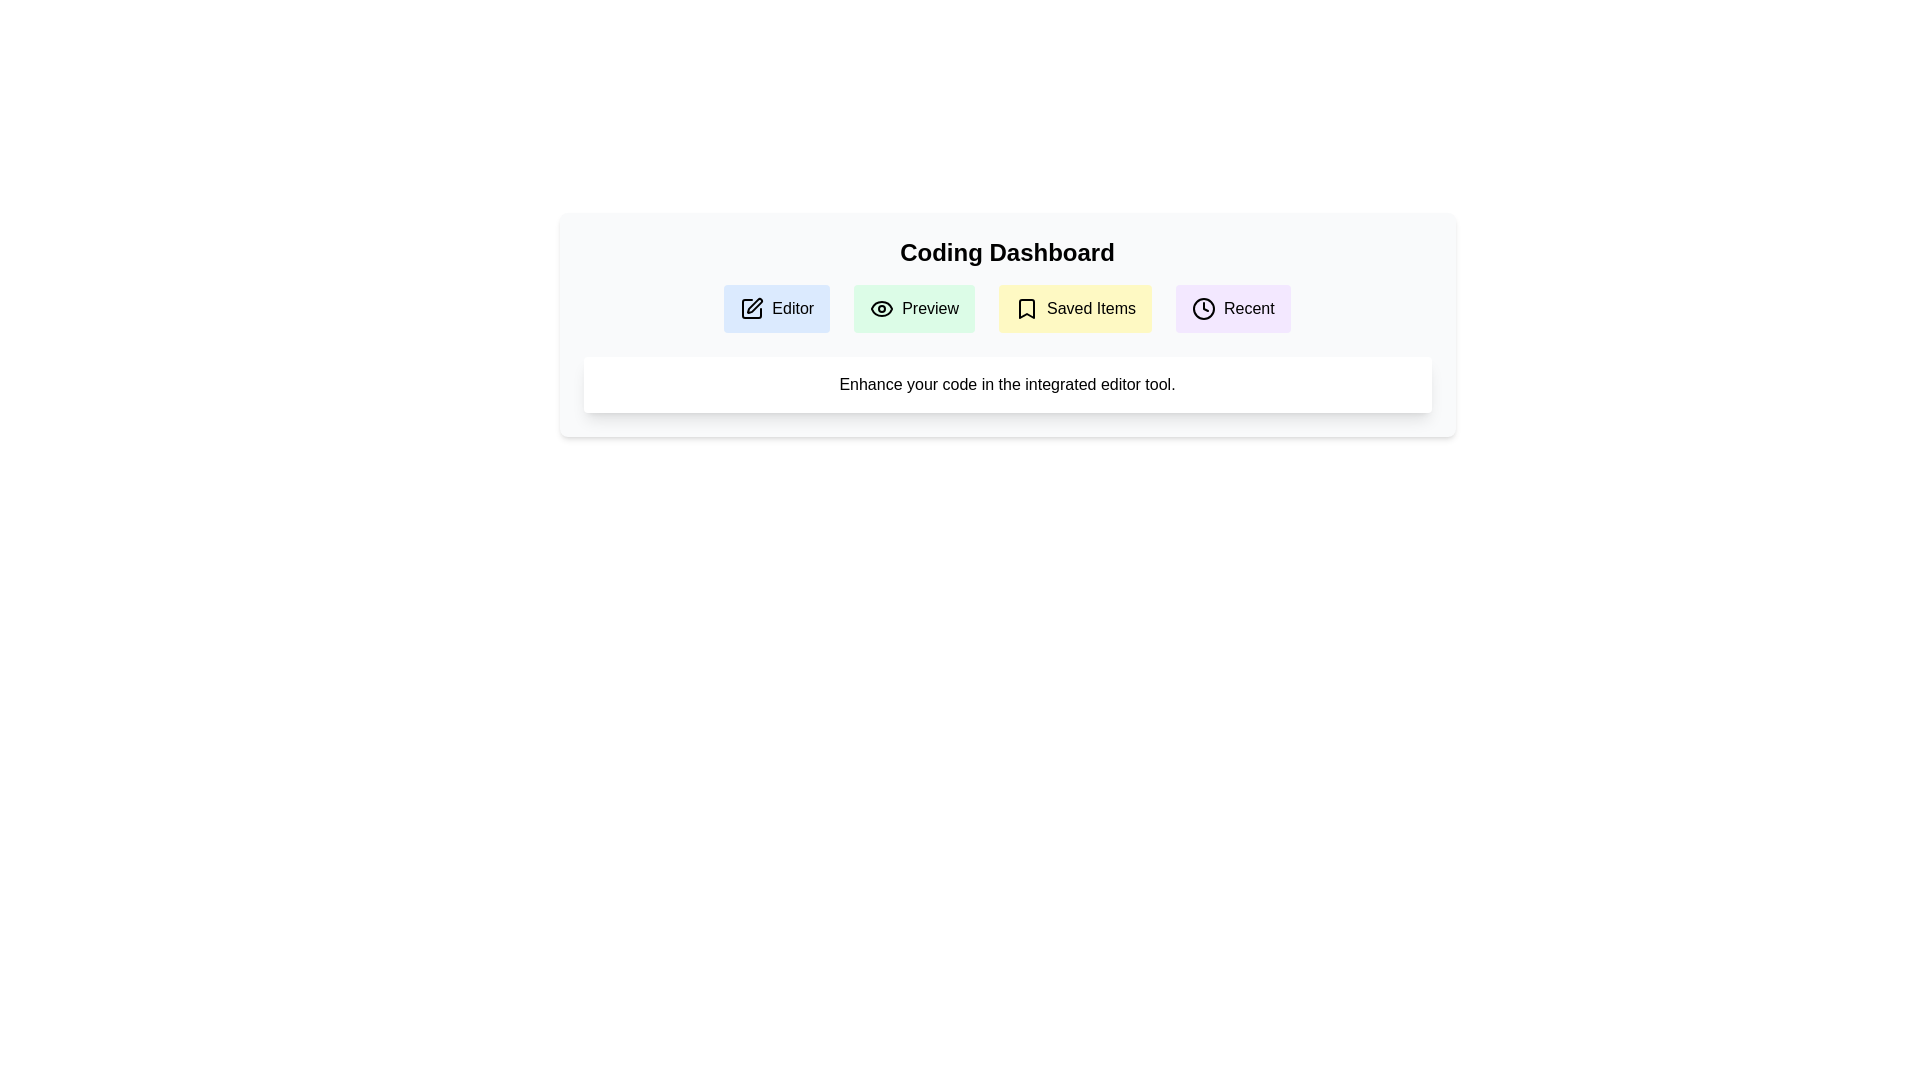 The height and width of the screenshot is (1080, 1920). What do you see at coordinates (1007, 252) in the screenshot?
I see `title text label that says 'Coding Dashboard', which is large, bold, and centered at the top of the section` at bounding box center [1007, 252].